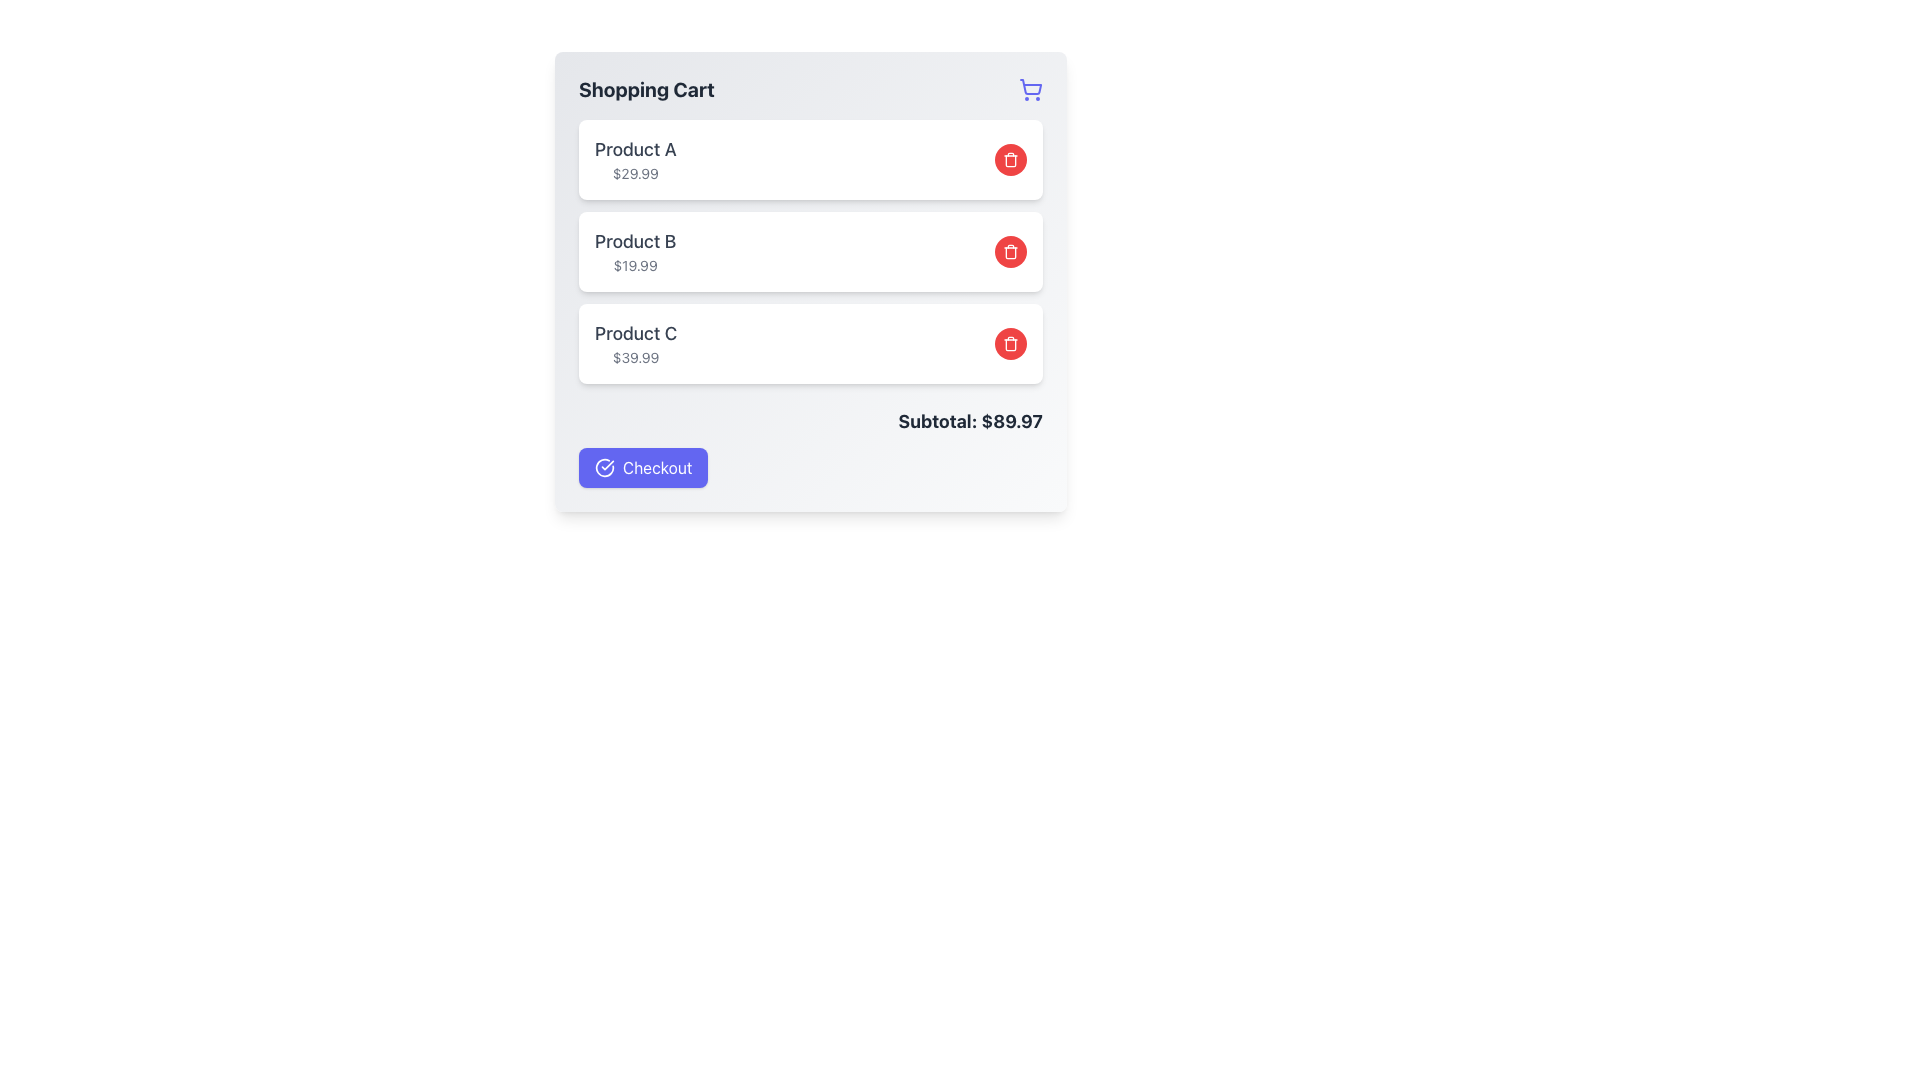  What do you see at coordinates (1031, 88) in the screenshot?
I see `the shopping cart icon, which is an indigo vector icon with rounded corners located on the far right side of the header section of the 'Shopping Cart' area` at bounding box center [1031, 88].